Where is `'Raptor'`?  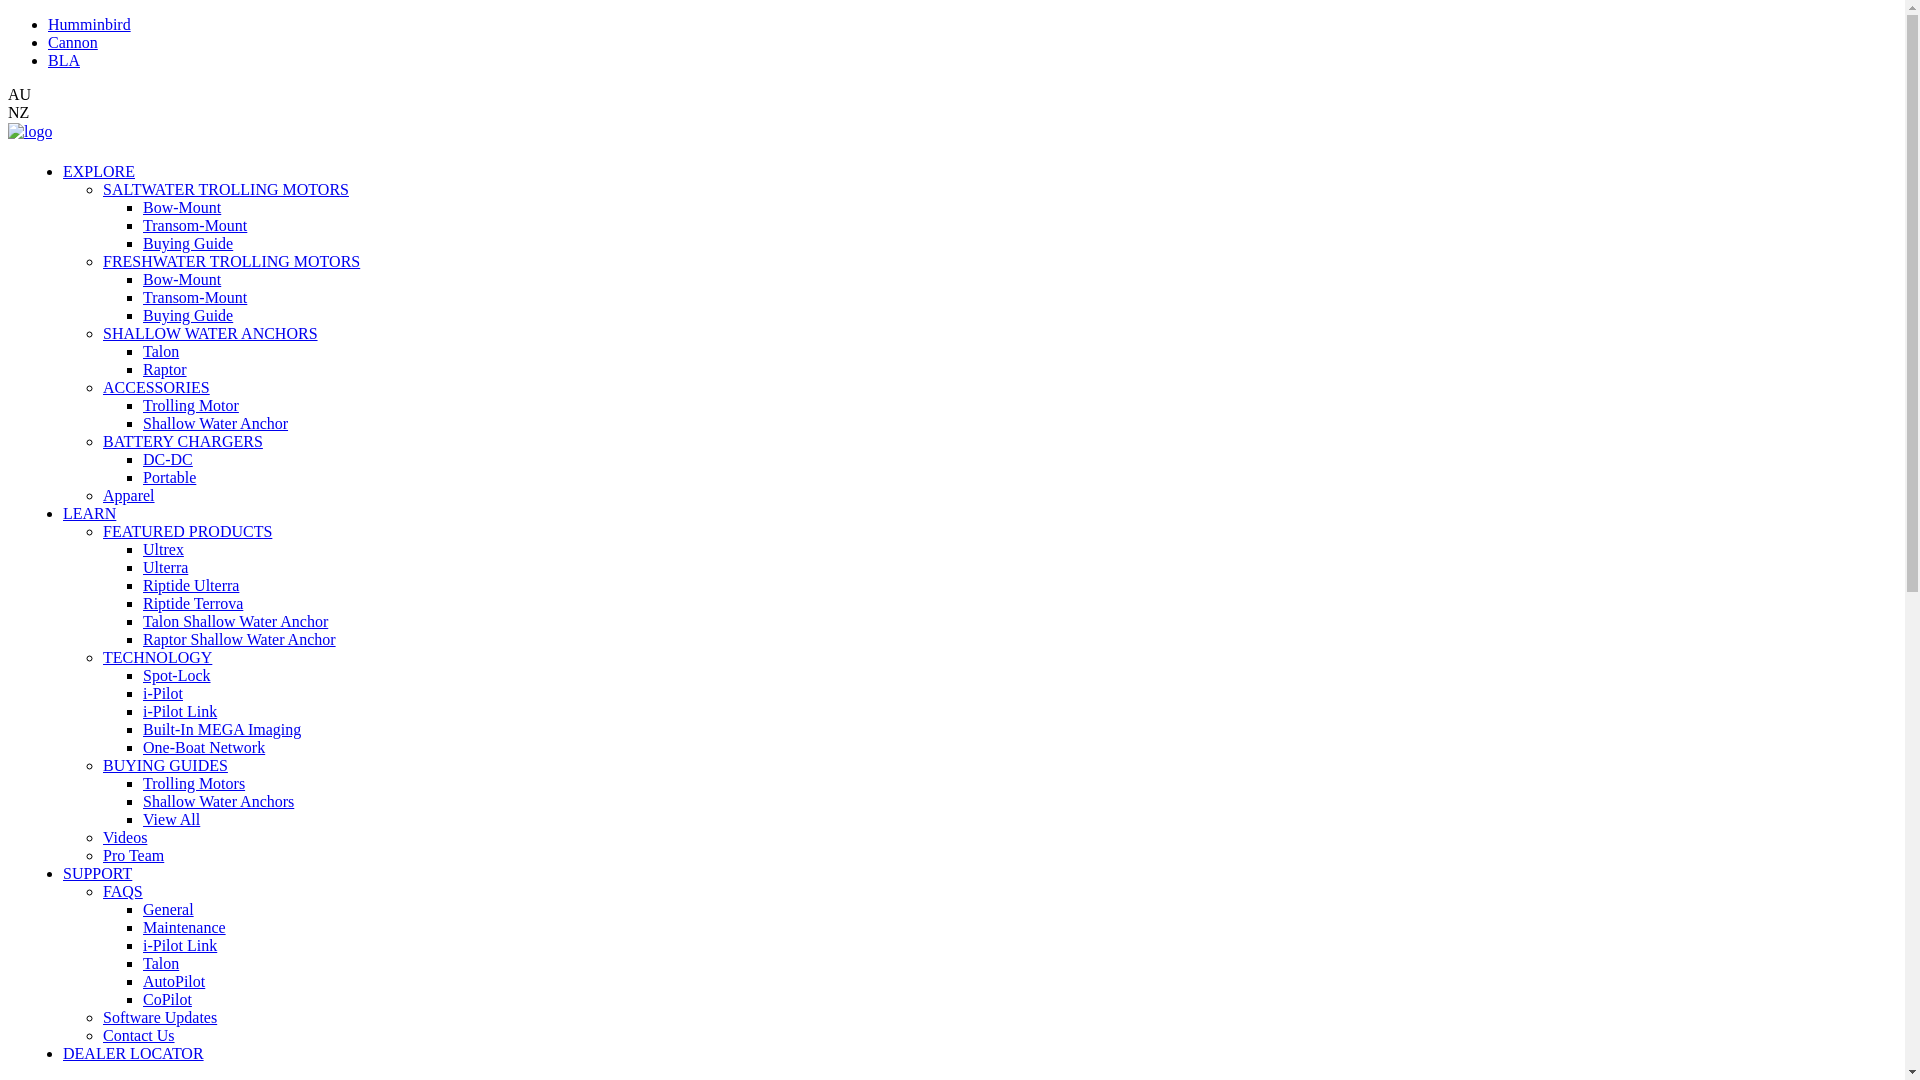
'Raptor' is located at coordinates (164, 369).